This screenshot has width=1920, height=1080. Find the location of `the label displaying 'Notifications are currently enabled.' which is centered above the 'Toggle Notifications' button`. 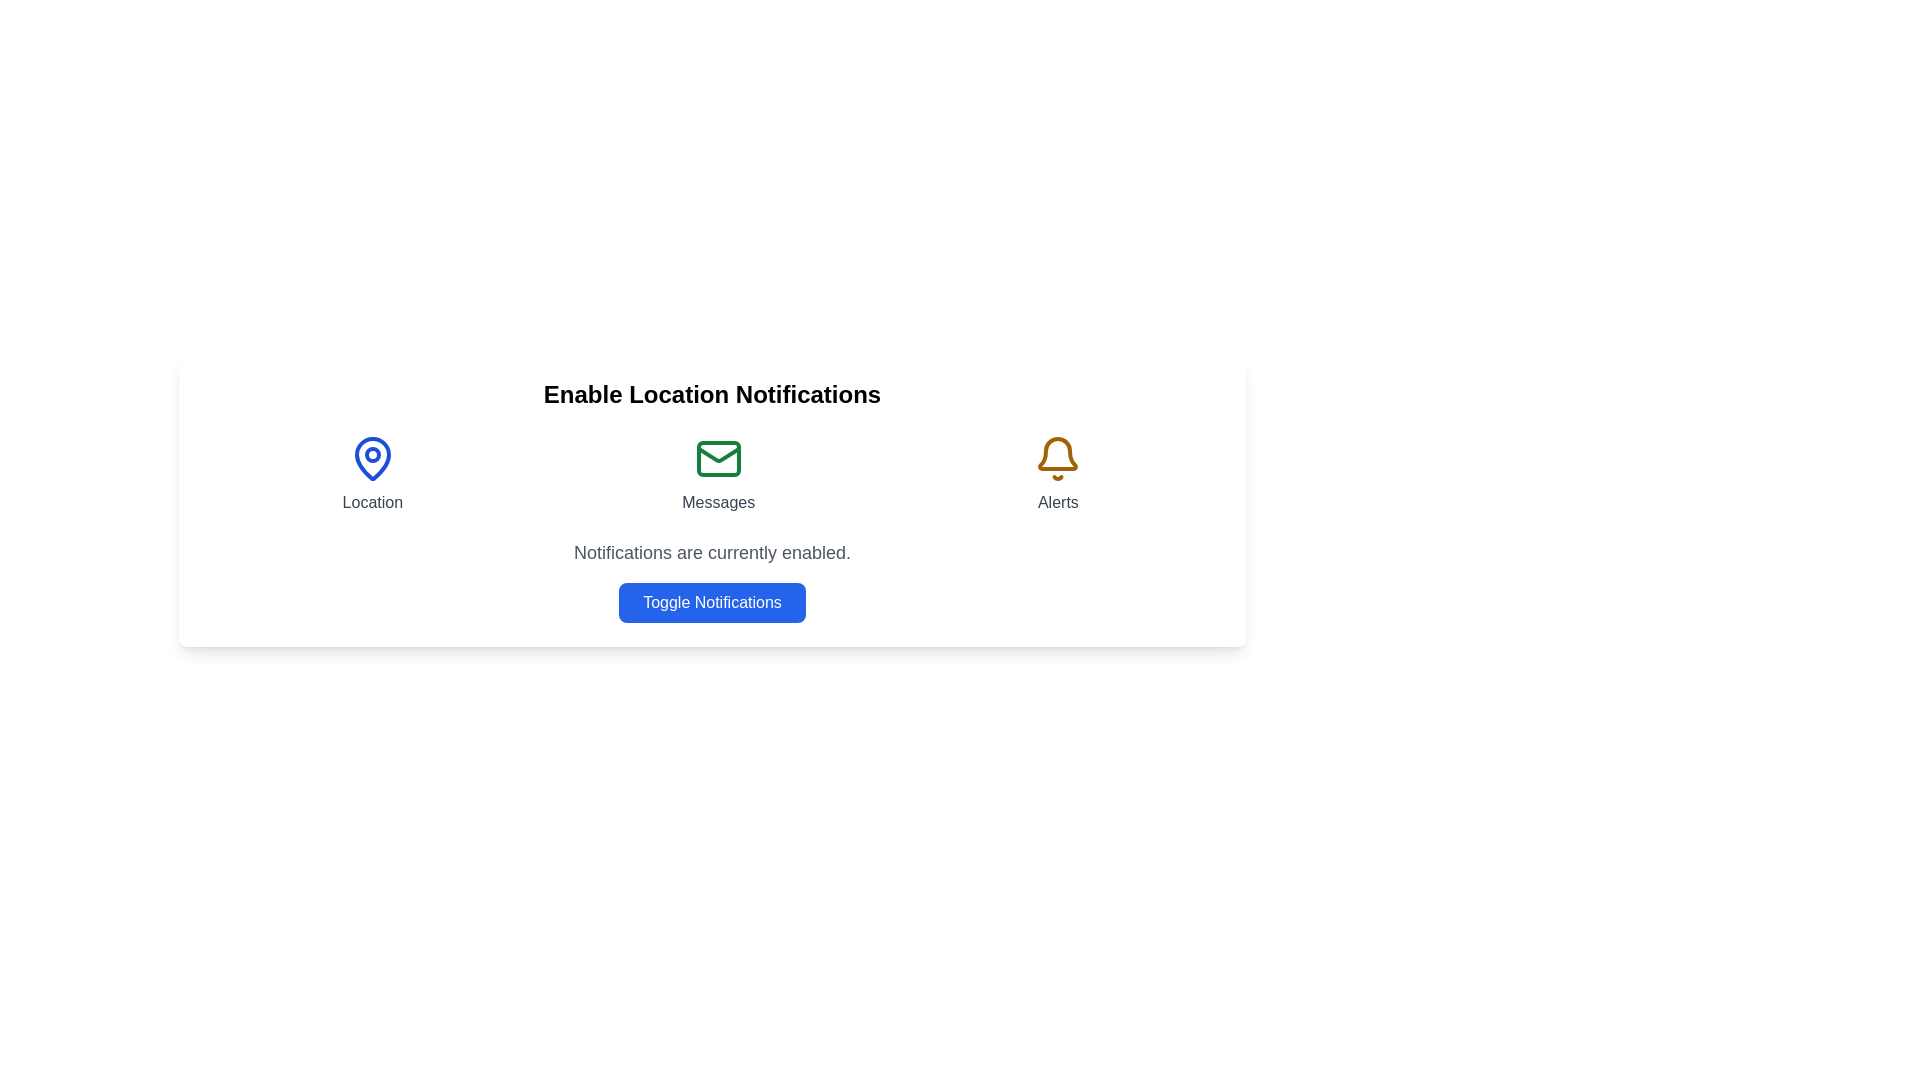

the label displaying 'Notifications are currently enabled.' which is centered above the 'Toggle Notifications' button is located at coordinates (712, 552).